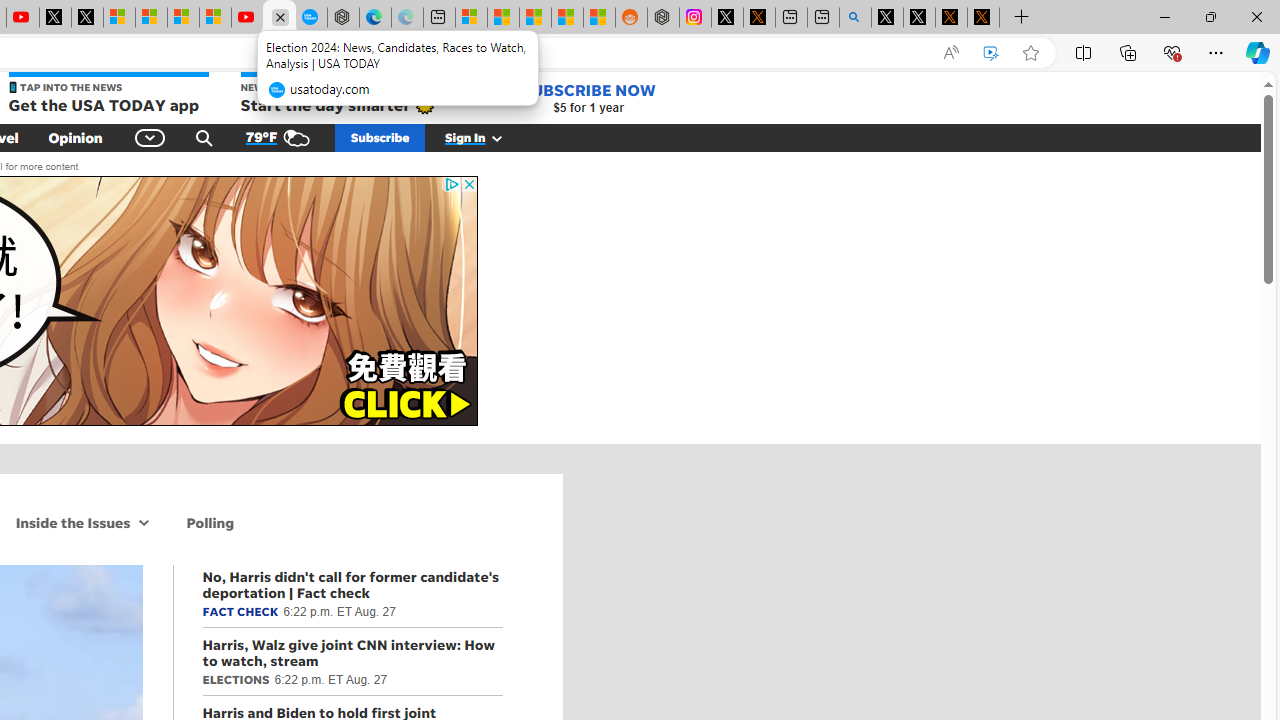  Describe the element at coordinates (150, 136) in the screenshot. I see `'Global Navigation'` at that location.